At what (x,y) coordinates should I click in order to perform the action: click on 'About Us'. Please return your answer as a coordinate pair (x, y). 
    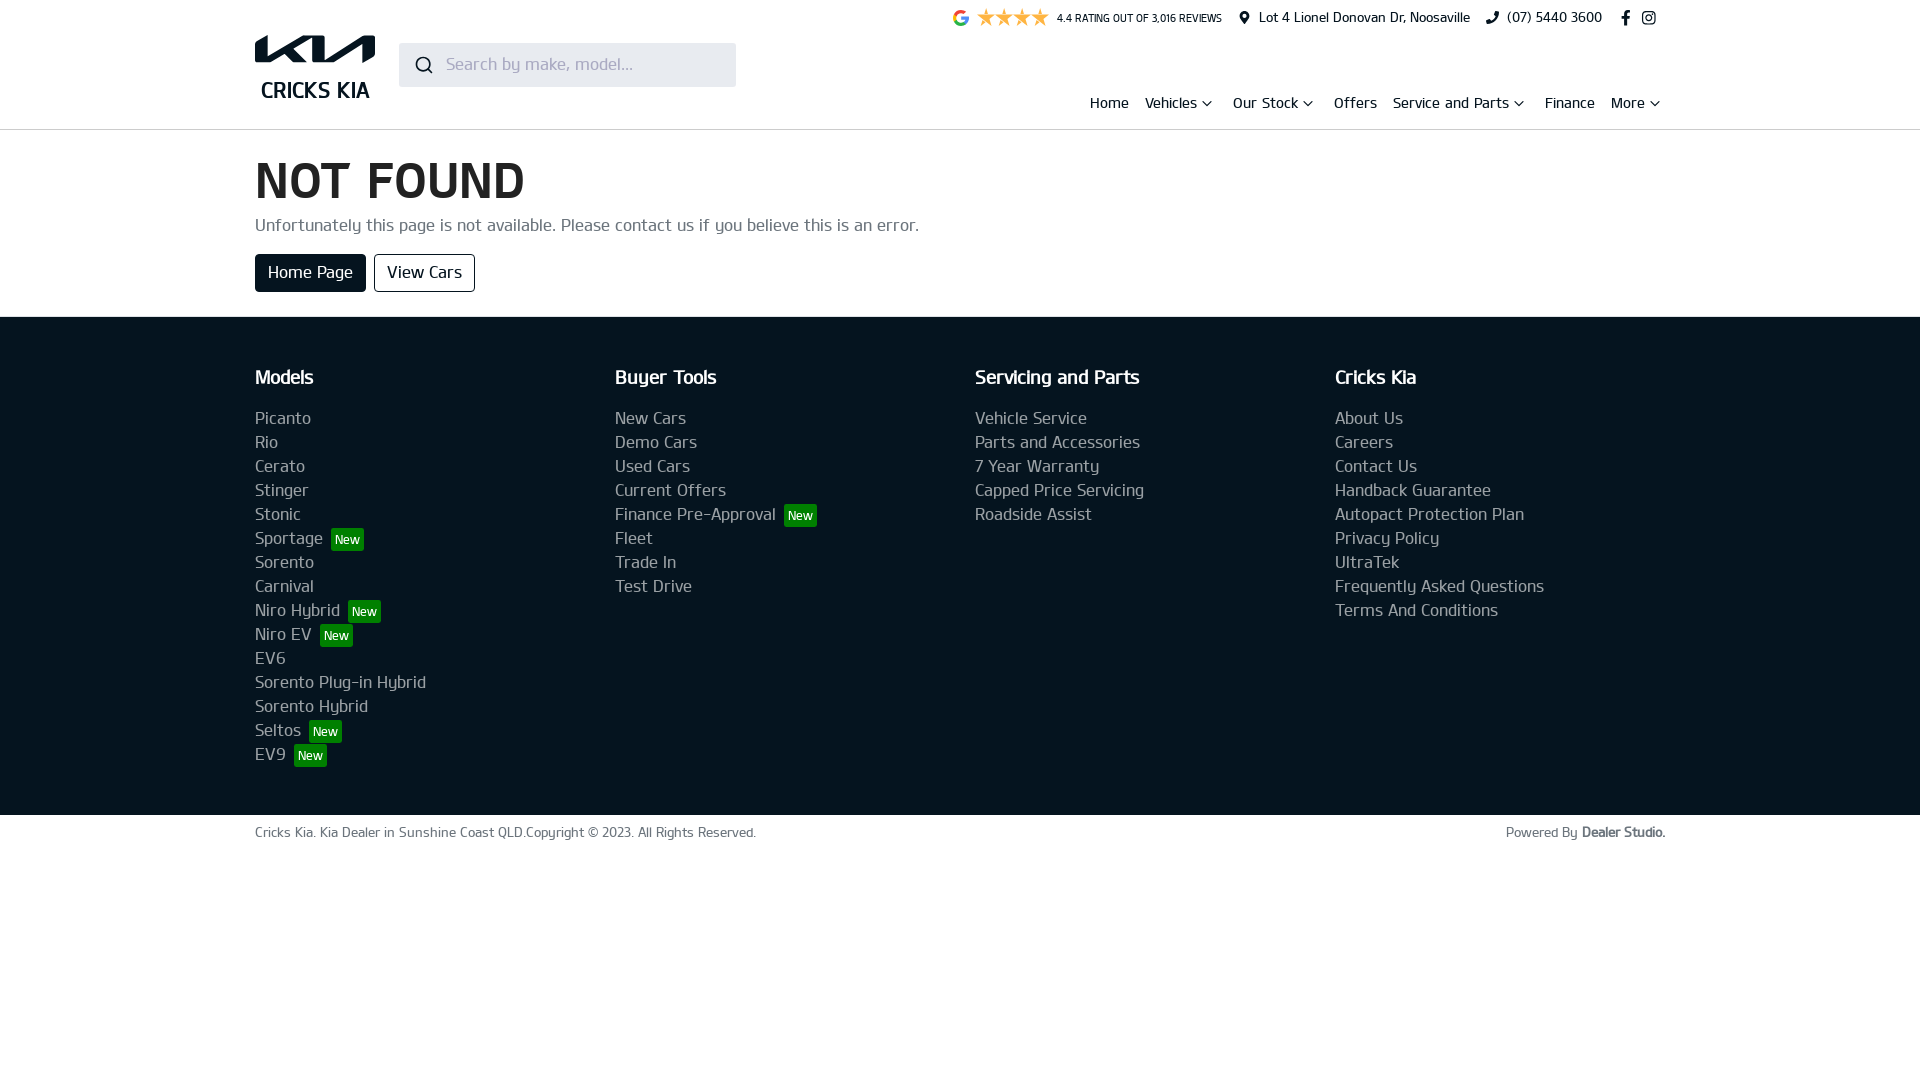
    Looking at the image, I should click on (1367, 417).